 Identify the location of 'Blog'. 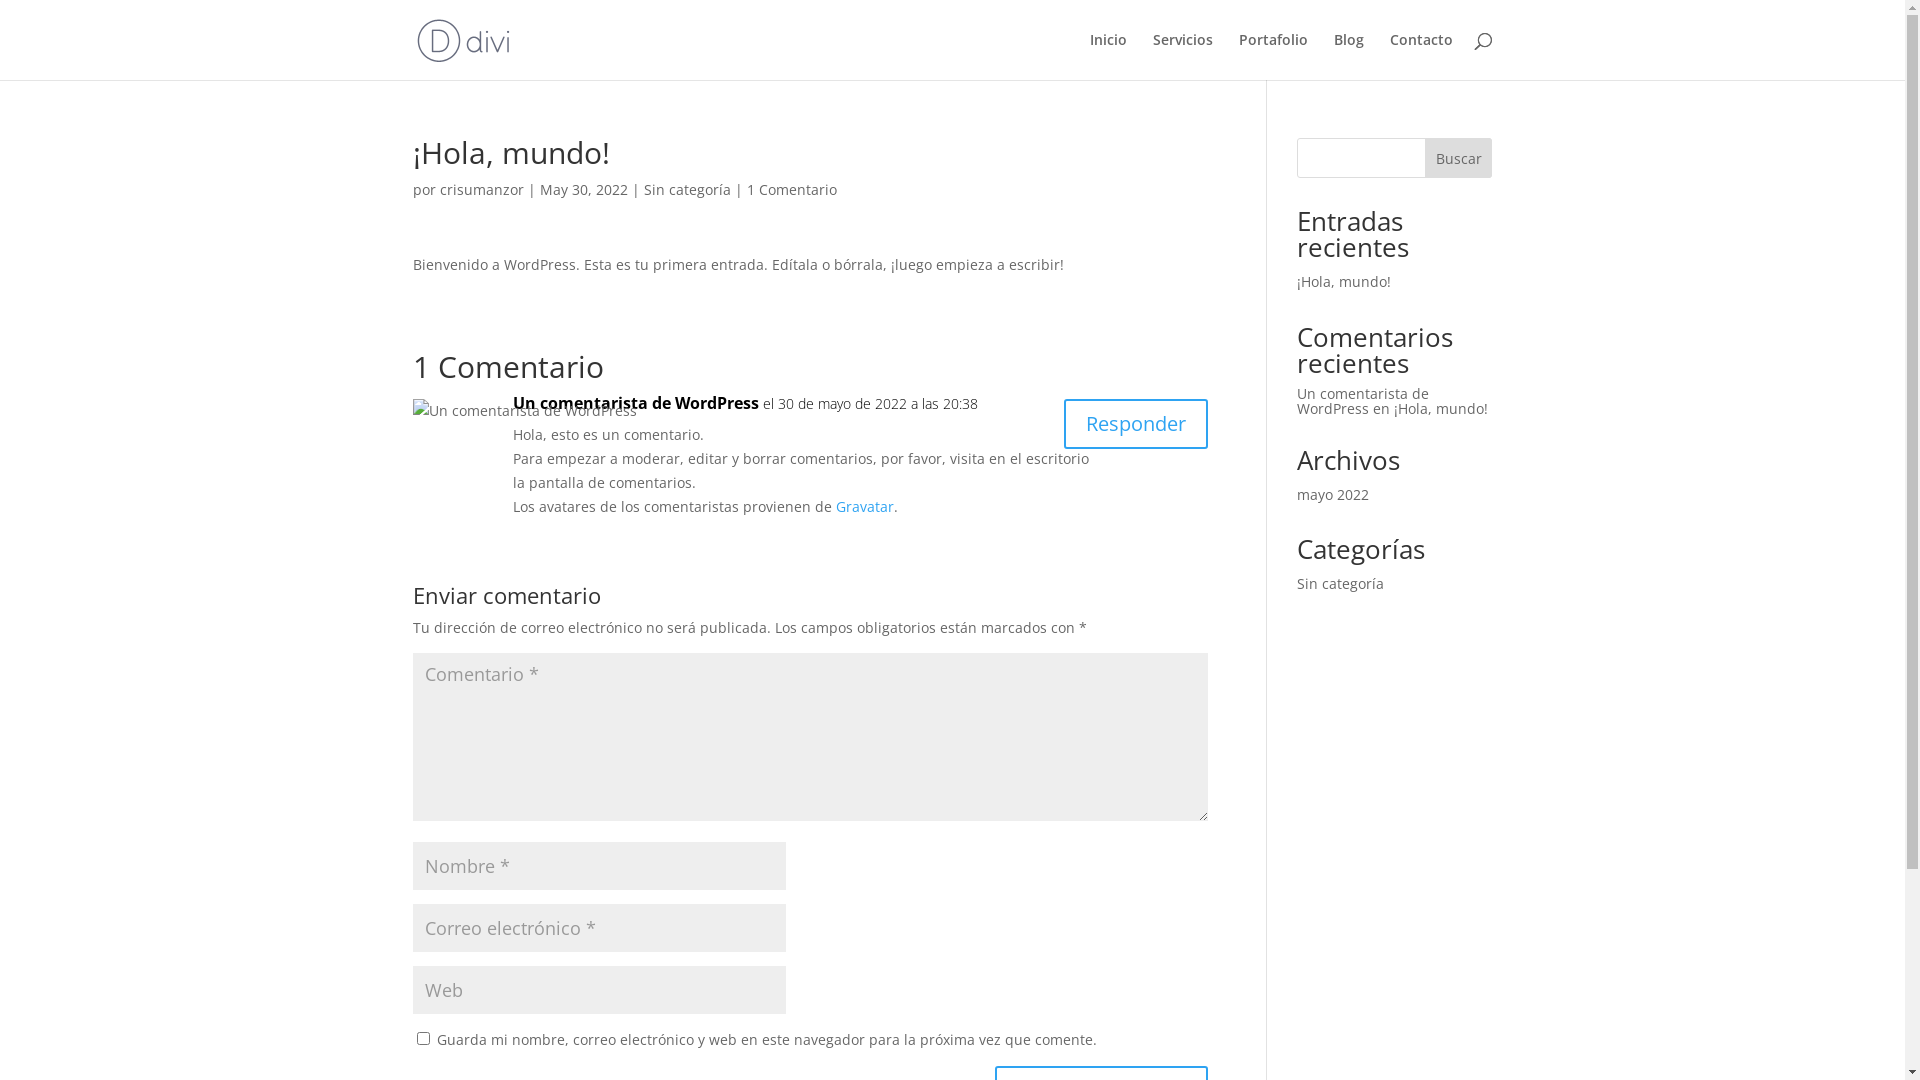
(1334, 55).